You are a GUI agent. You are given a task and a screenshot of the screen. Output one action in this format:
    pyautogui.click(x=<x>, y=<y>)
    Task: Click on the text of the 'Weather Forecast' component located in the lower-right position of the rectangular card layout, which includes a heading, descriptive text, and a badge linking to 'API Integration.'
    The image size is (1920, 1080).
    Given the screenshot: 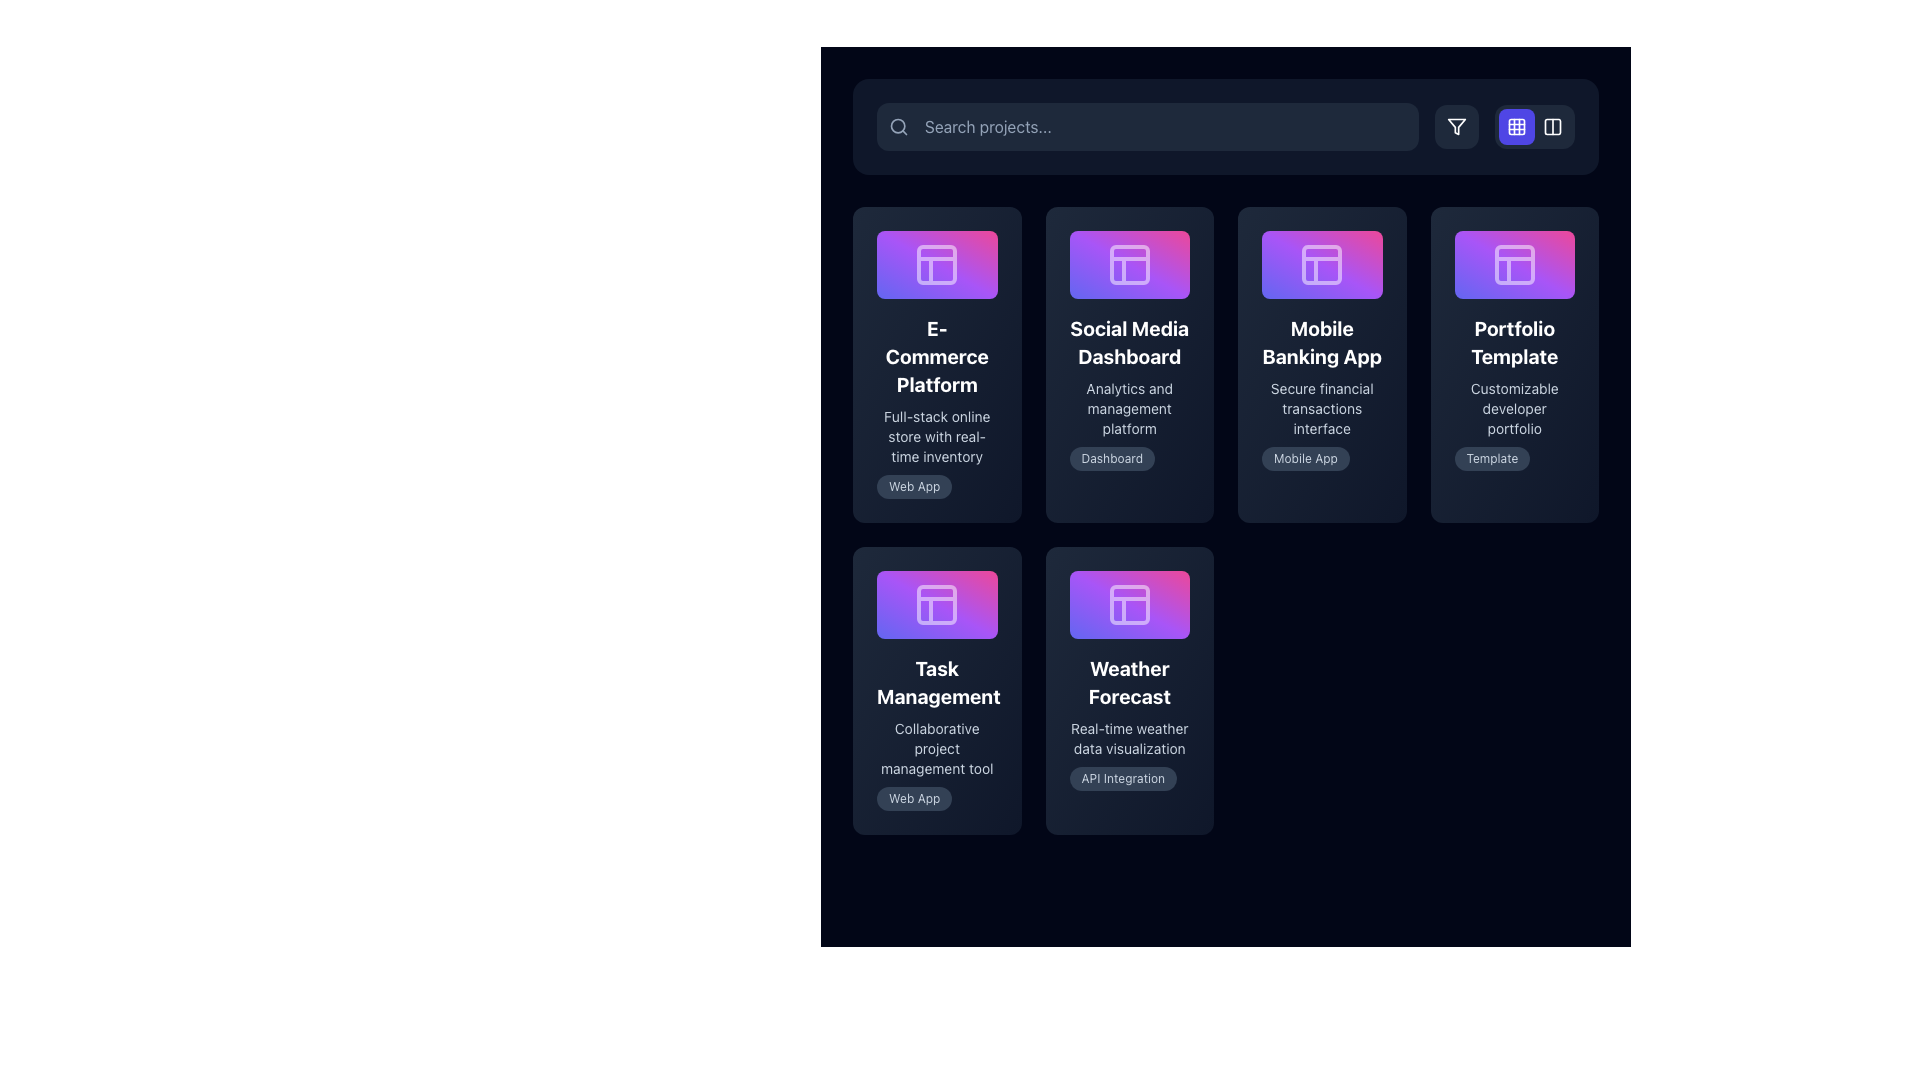 What is the action you would take?
    pyautogui.click(x=1129, y=722)
    